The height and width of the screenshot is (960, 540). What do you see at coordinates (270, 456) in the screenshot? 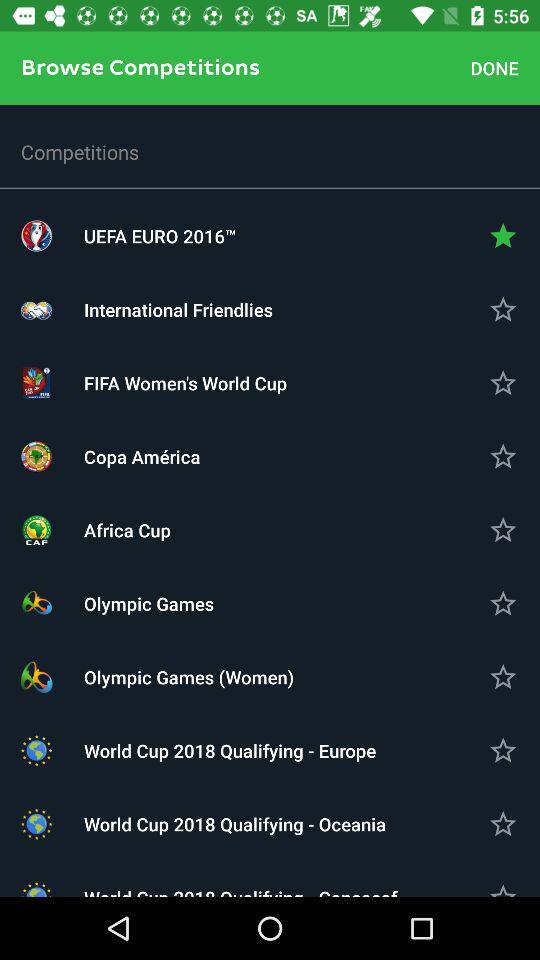
I see `the icon below the fifa women s item` at bounding box center [270, 456].